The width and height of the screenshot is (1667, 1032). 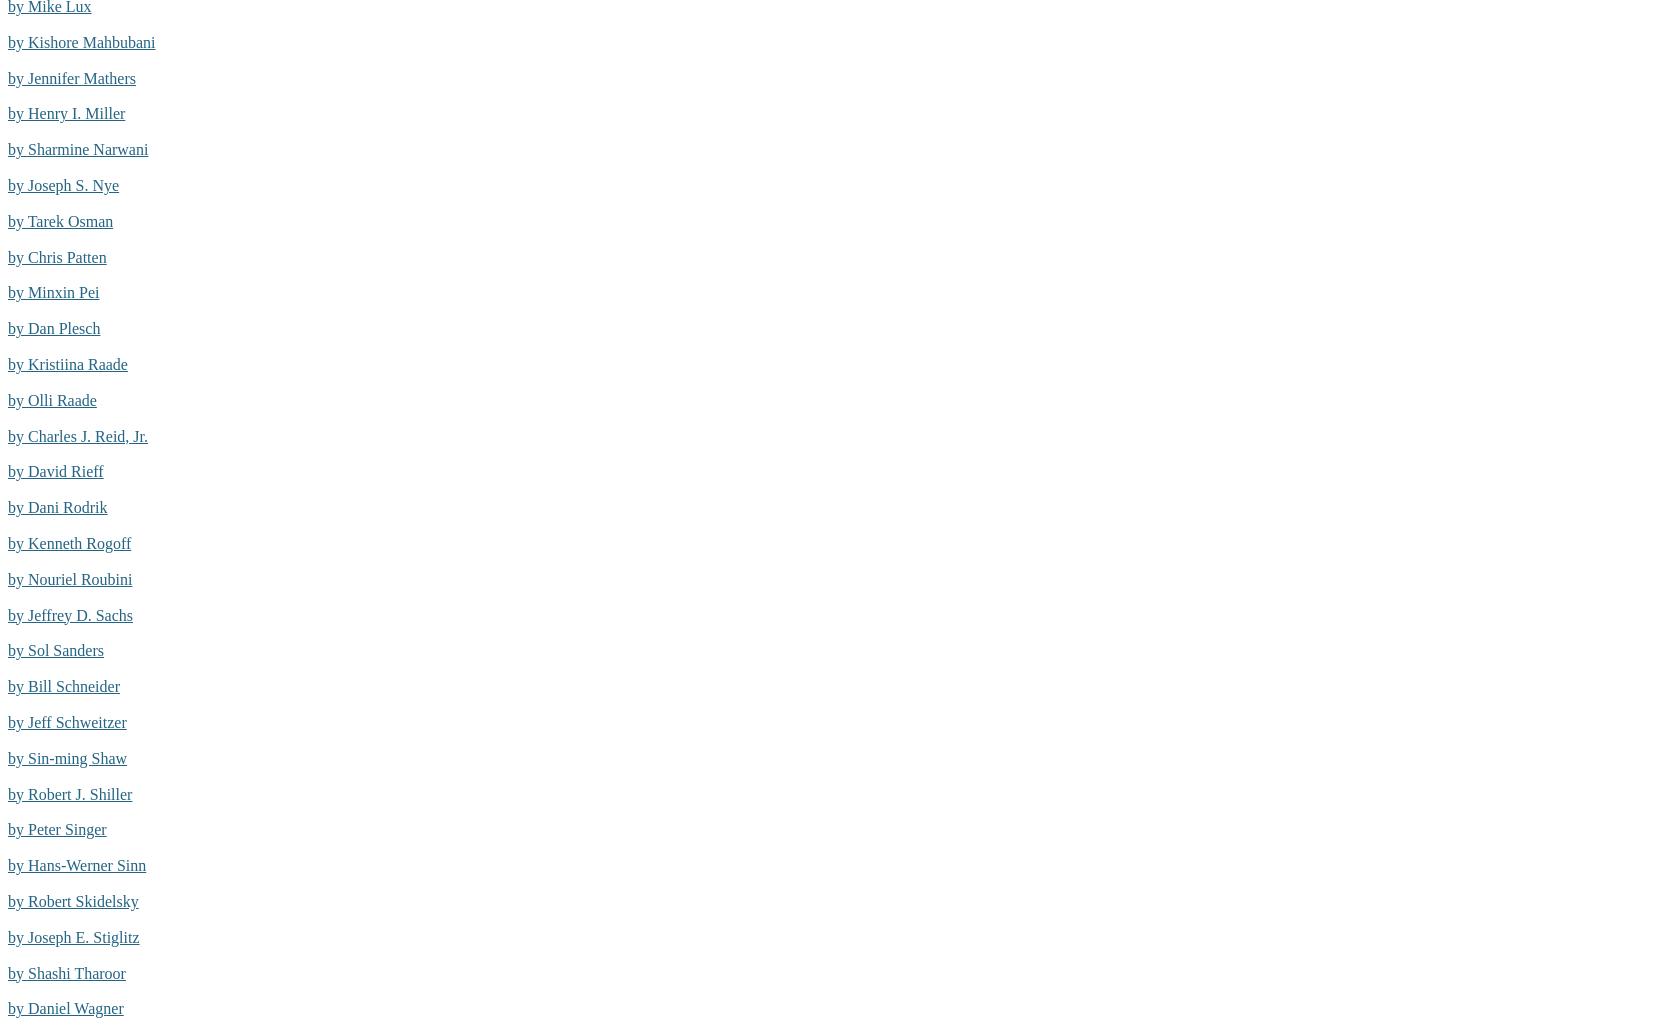 What do you see at coordinates (76, 865) in the screenshot?
I see `'by Hans-Werner Sinn'` at bounding box center [76, 865].